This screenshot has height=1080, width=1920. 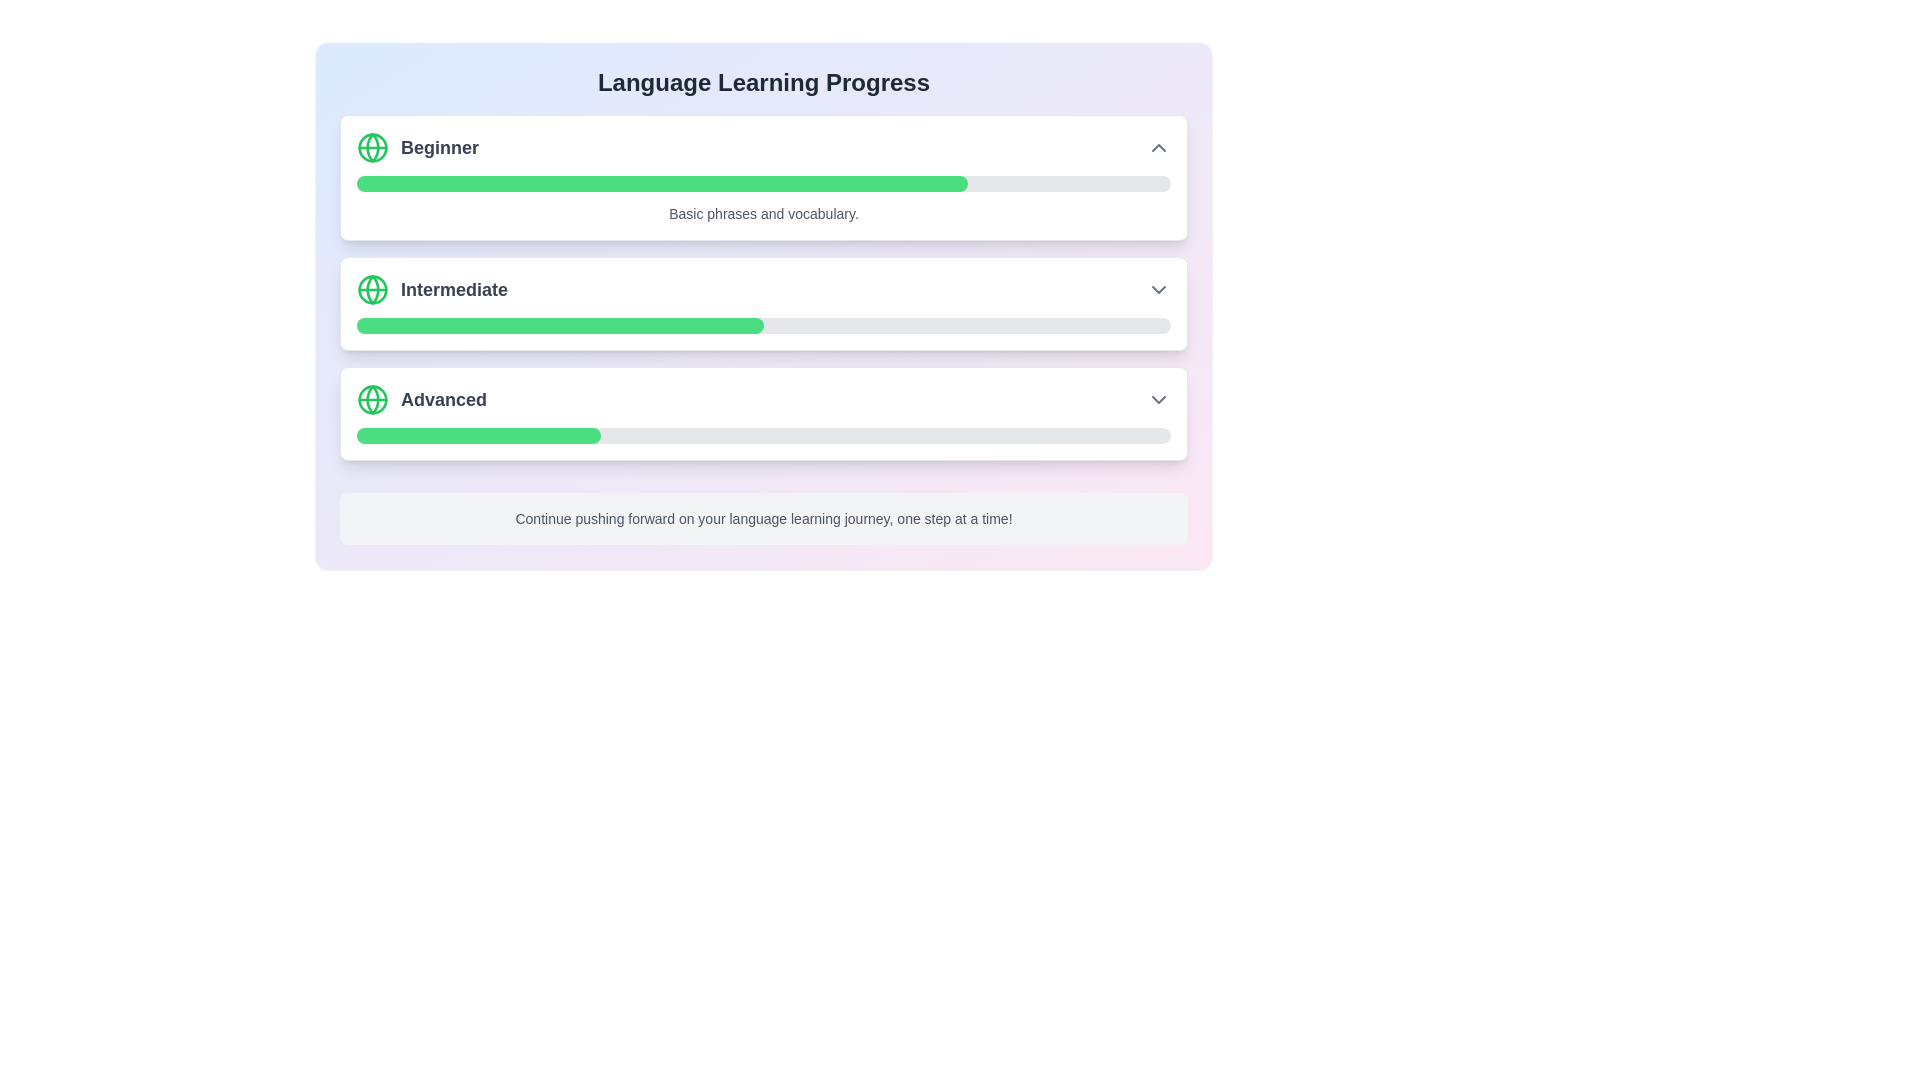 I want to click on the 'Beginner' section icon, which visually represents the introductory level in the language learning interface, located to the left of the text 'Beginner', so click(x=373, y=146).